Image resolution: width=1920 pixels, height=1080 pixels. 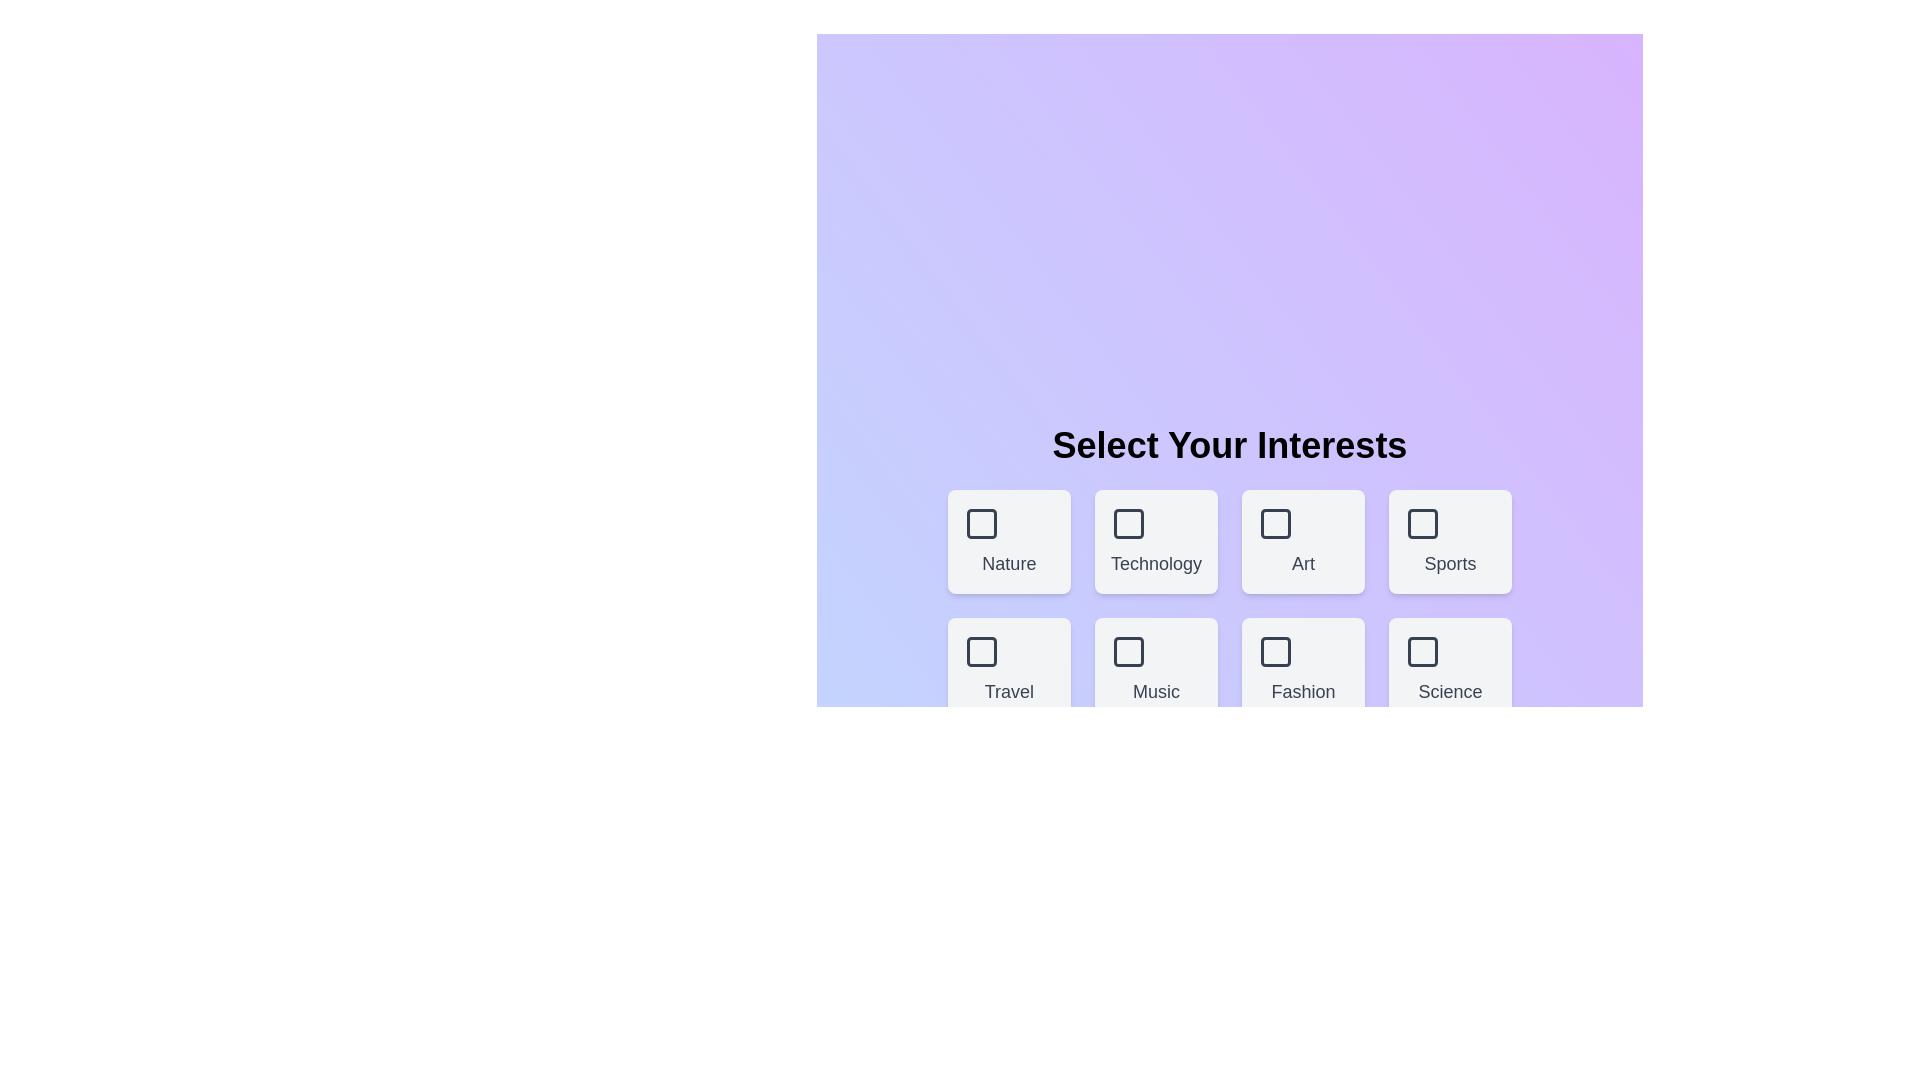 I want to click on the theme box labeled Technology, so click(x=1156, y=542).